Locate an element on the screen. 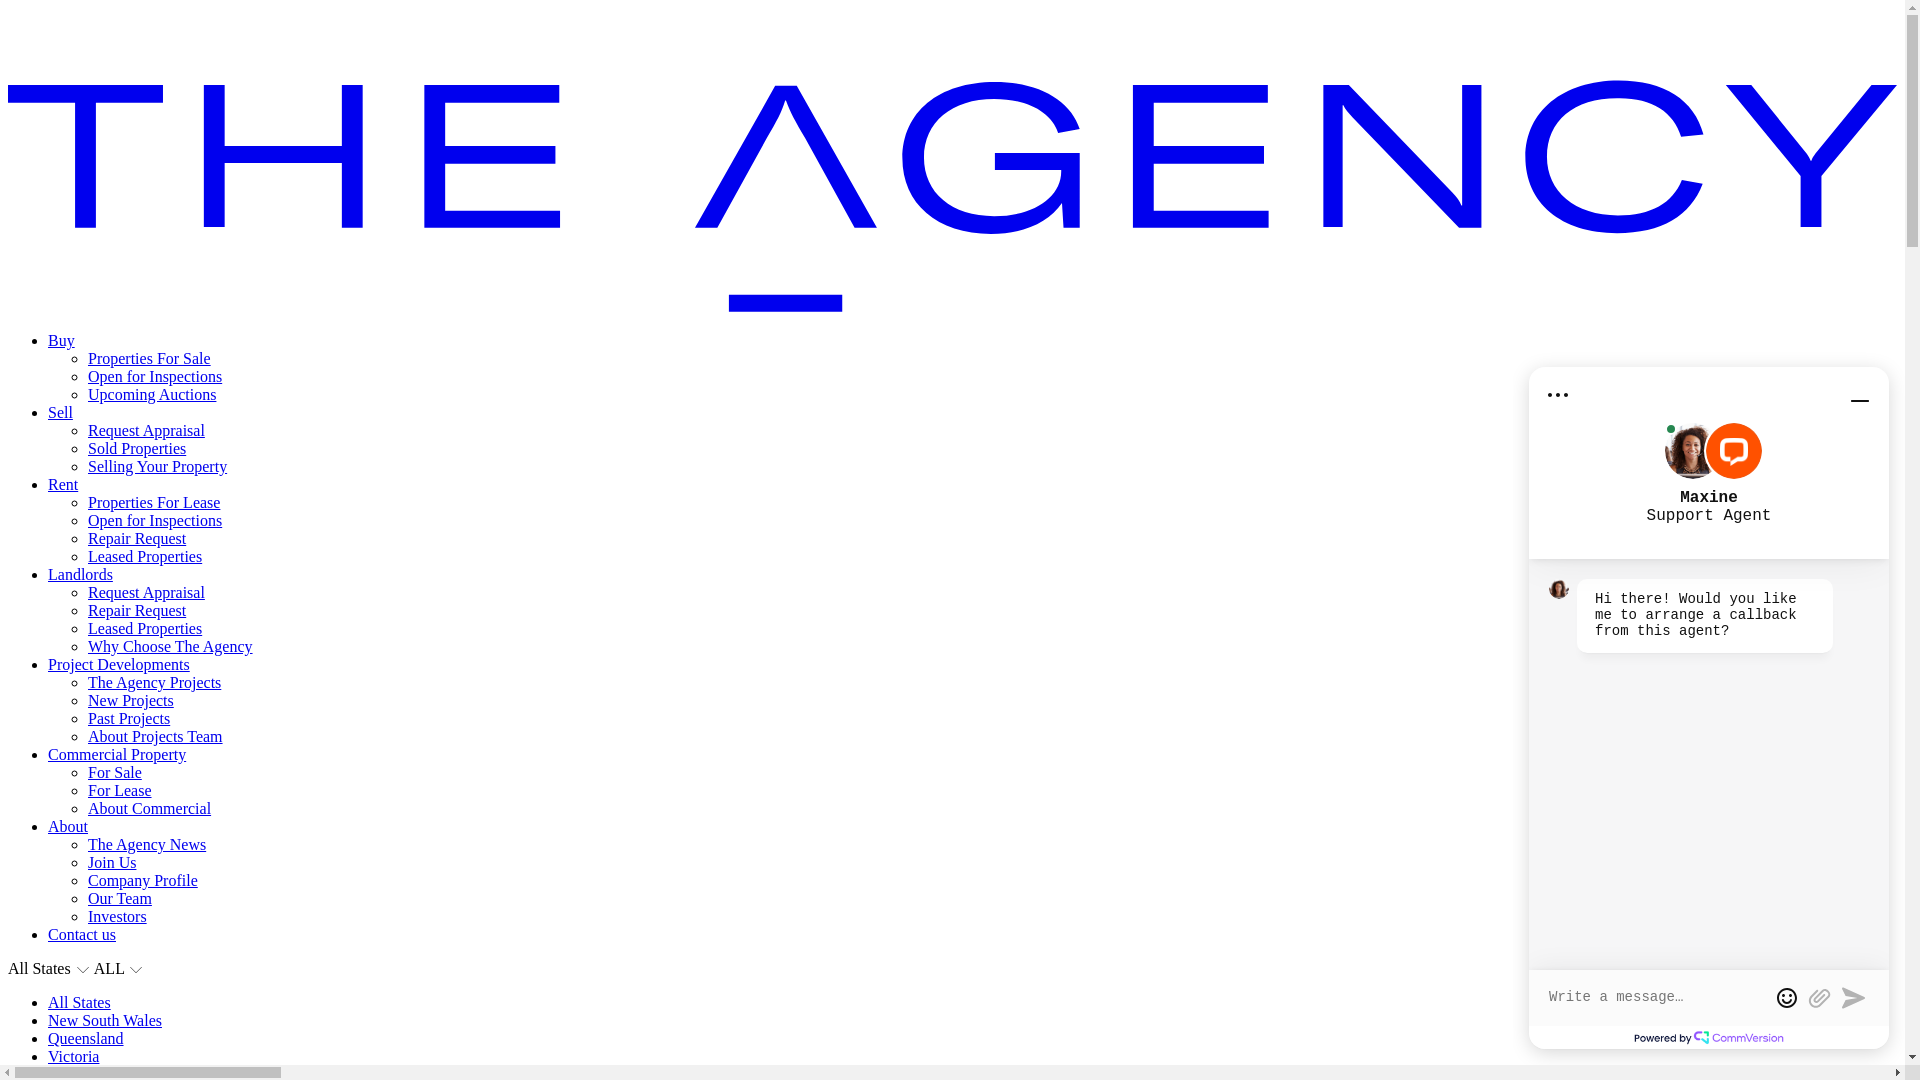  'For Sale' is located at coordinates (114, 771).